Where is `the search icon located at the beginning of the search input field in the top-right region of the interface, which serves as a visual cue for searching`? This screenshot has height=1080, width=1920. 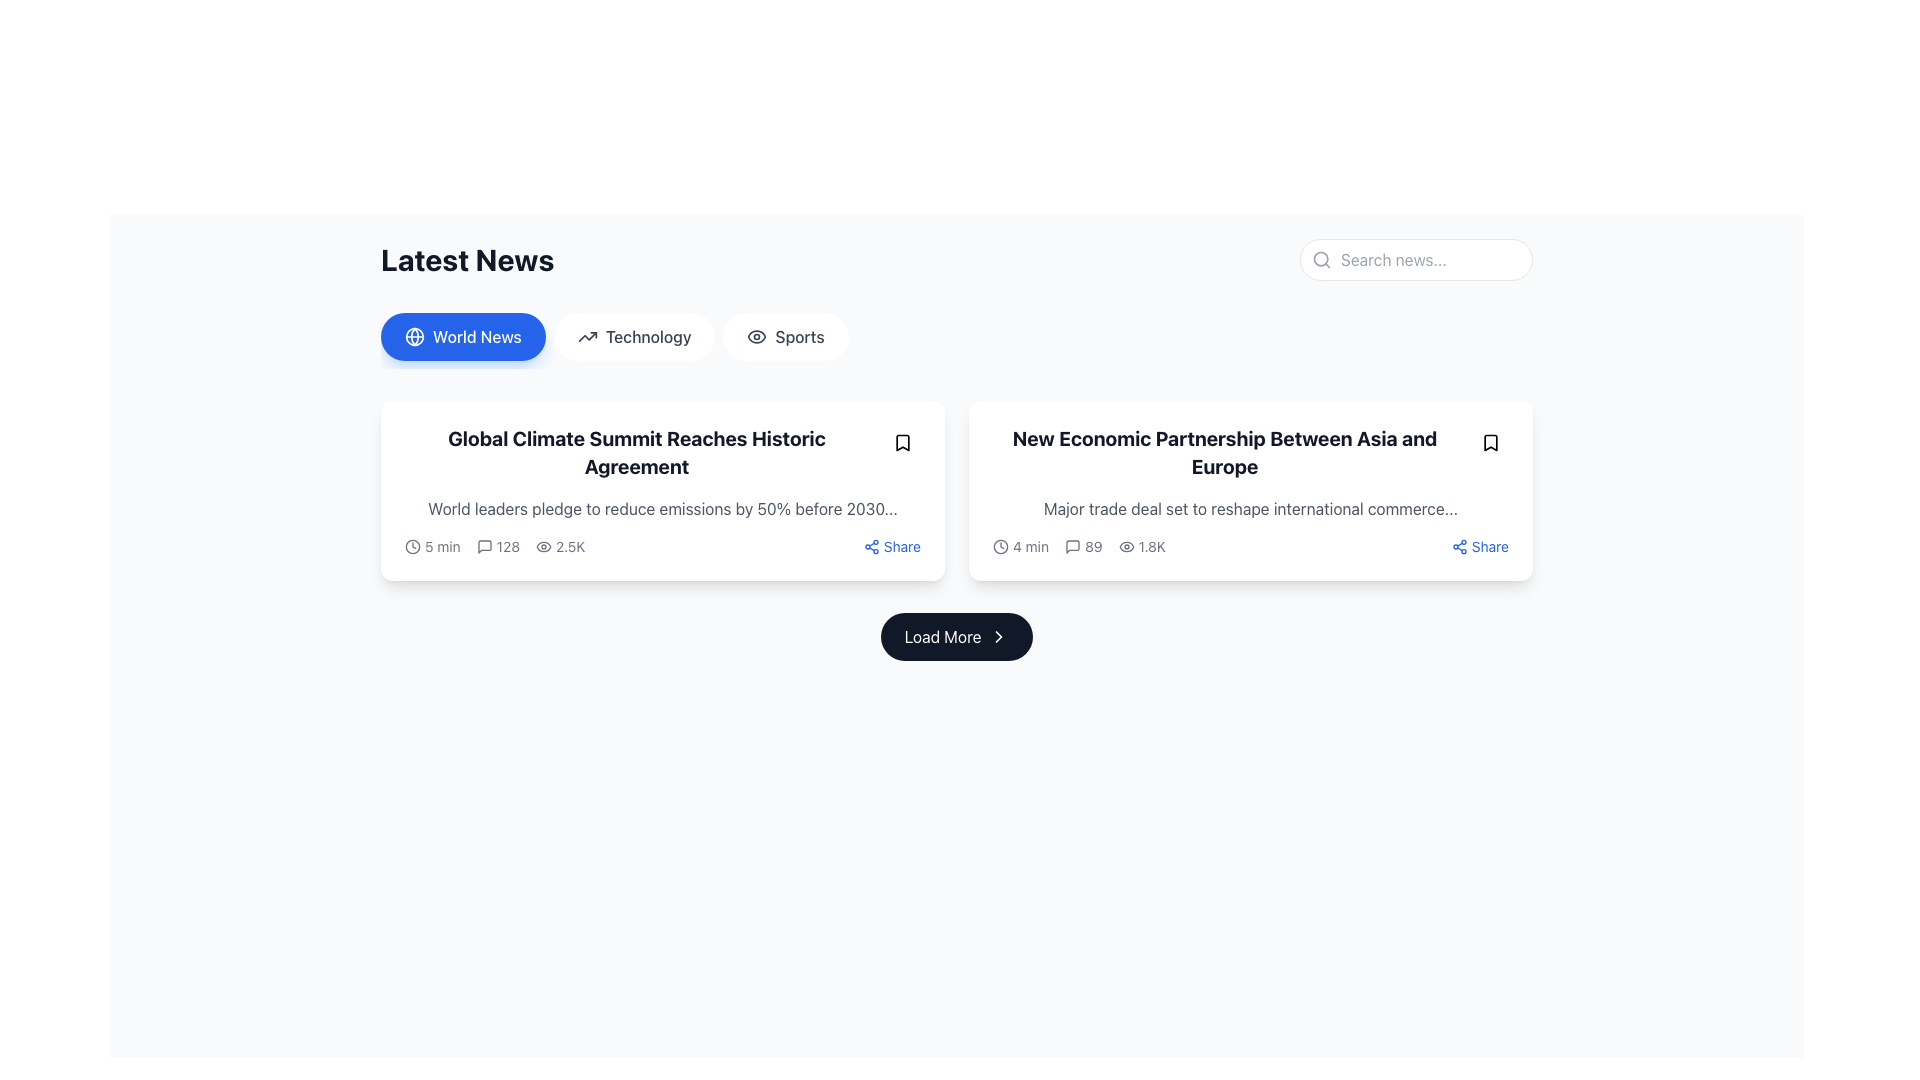 the search icon located at the beginning of the search input field in the top-right region of the interface, which serves as a visual cue for searching is located at coordinates (1321, 258).